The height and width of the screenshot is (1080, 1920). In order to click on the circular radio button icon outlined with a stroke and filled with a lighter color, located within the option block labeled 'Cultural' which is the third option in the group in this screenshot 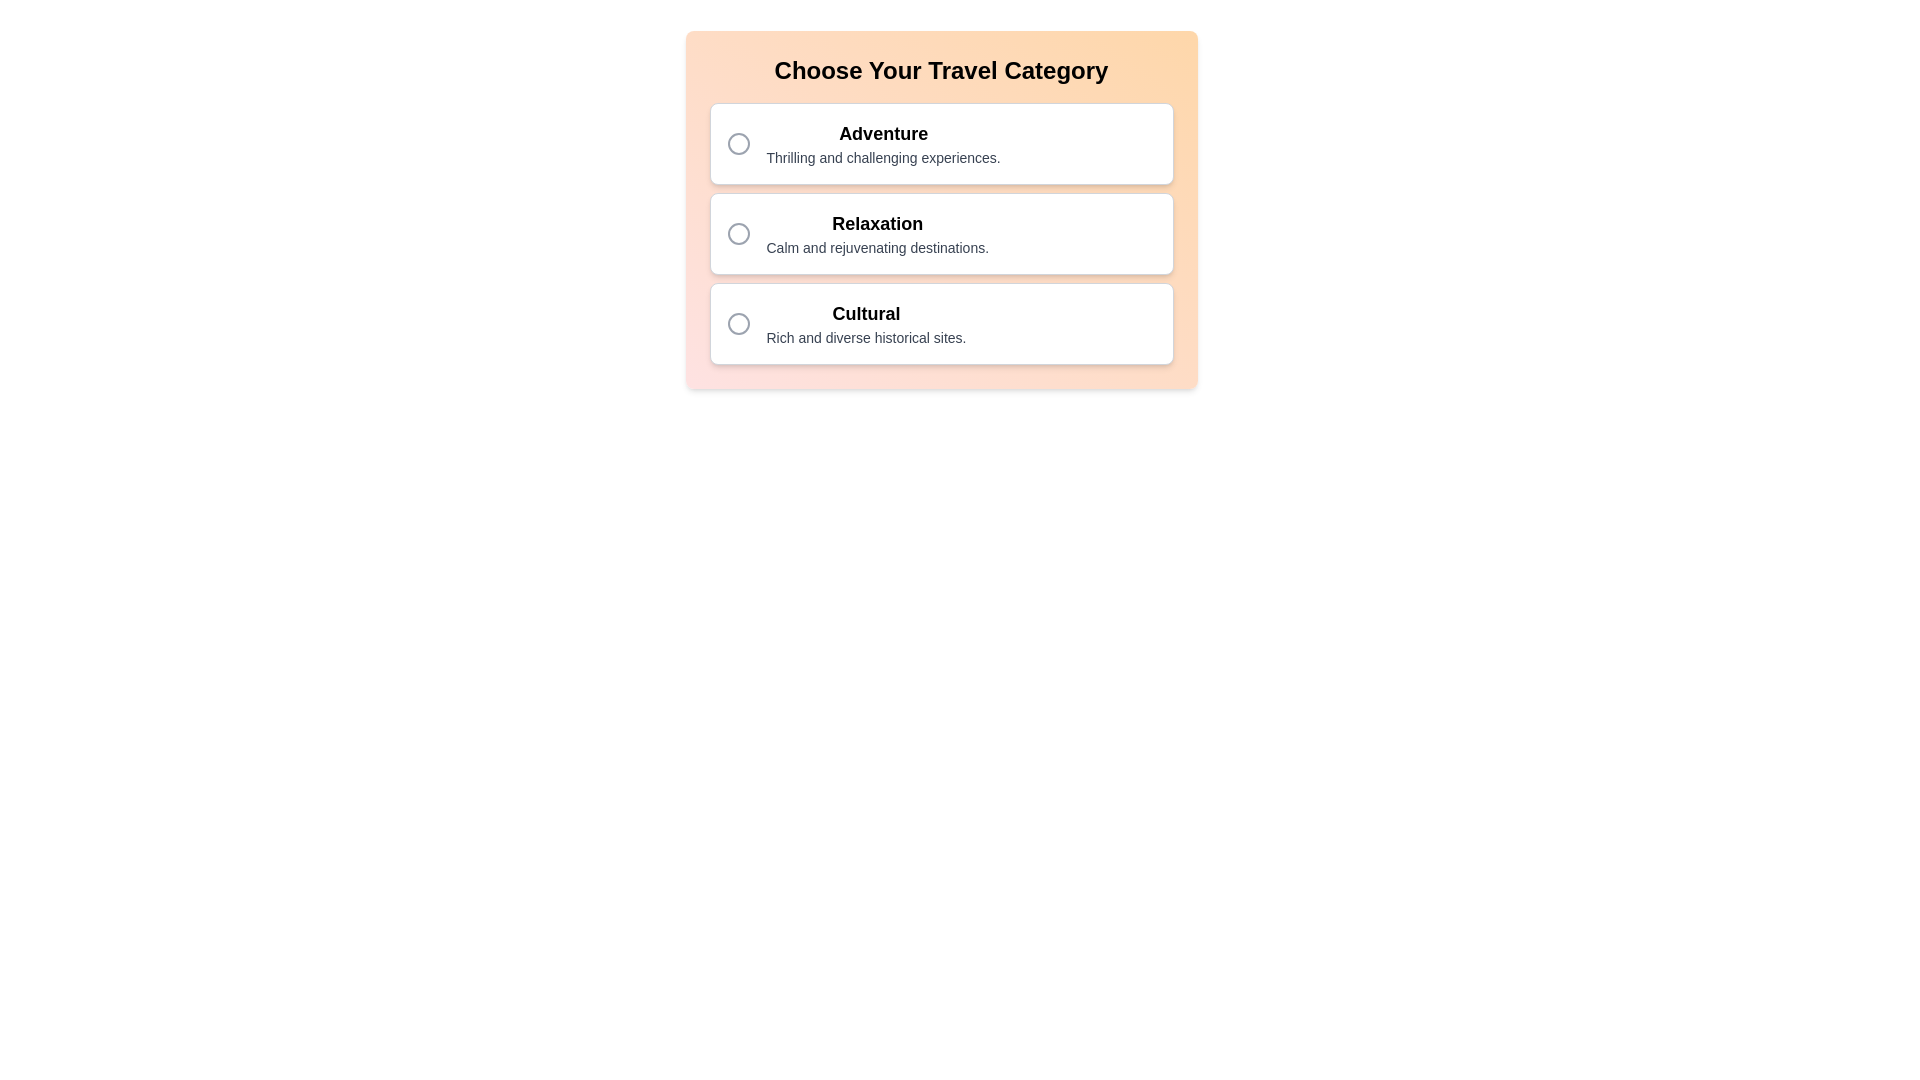, I will do `click(737, 323)`.